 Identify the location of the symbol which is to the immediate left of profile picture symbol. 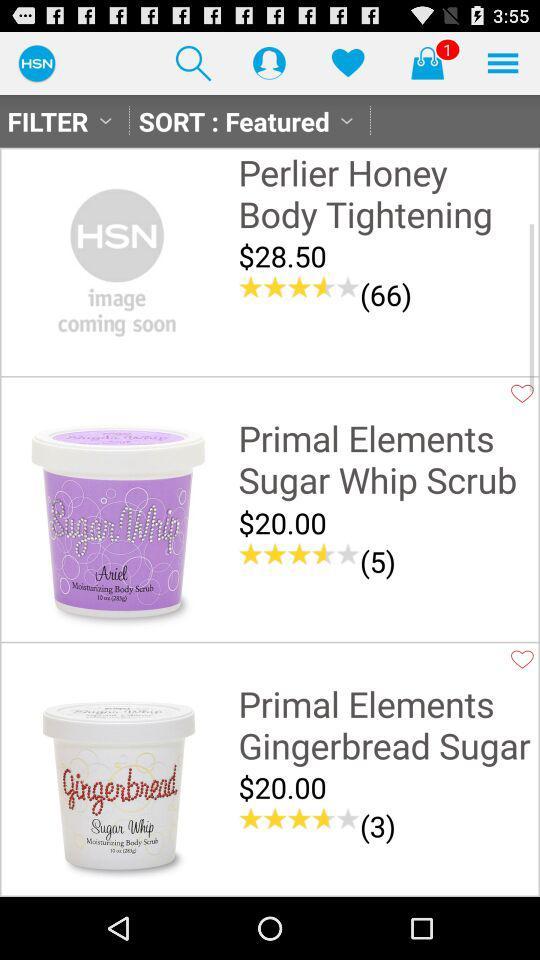
(193, 63).